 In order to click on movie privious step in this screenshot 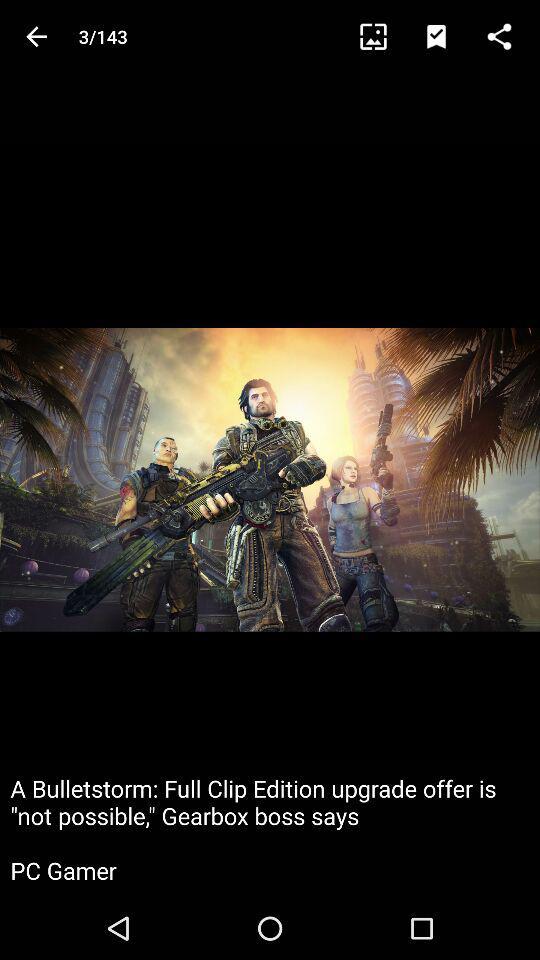, I will do `click(36, 35)`.